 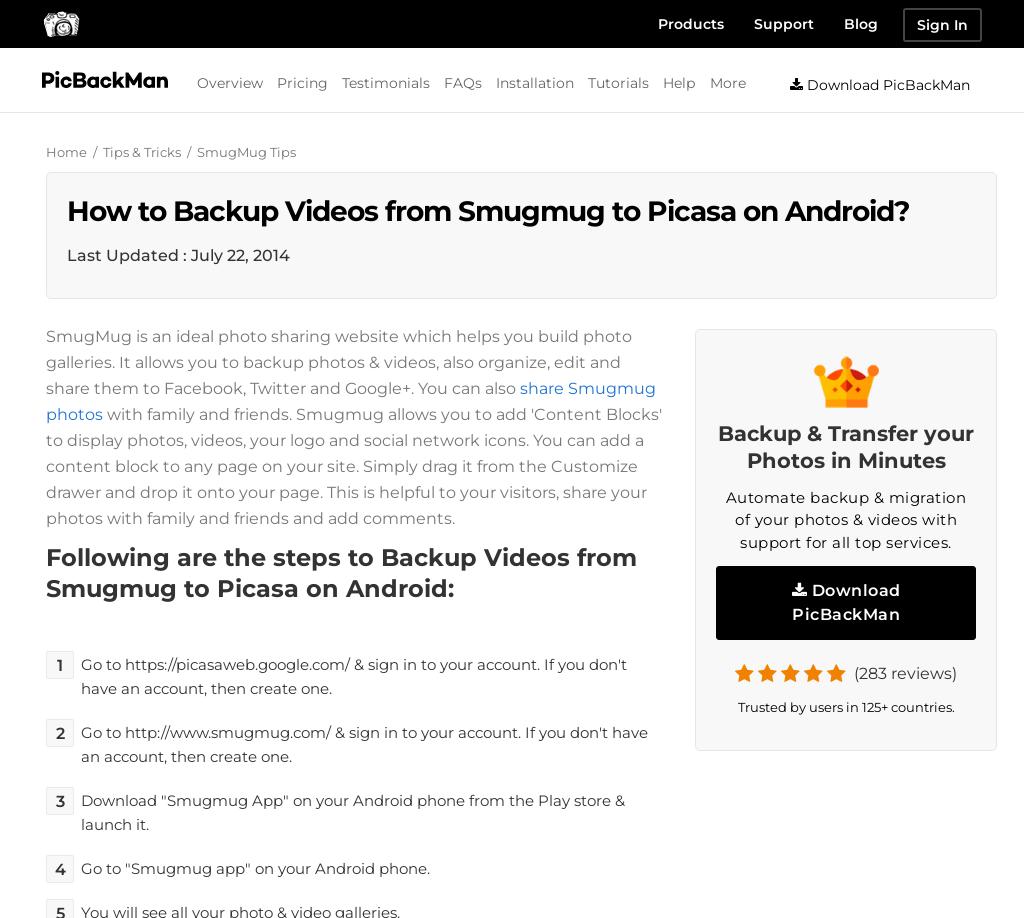 I want to click on 'SmugMug is an ideal photo sharing website which helps you build photo galleries. It allows you to backup photos & videos, also organize, edit and share them to Facebook, Twitter and Google+. You can also', so click(x=338, y=361).